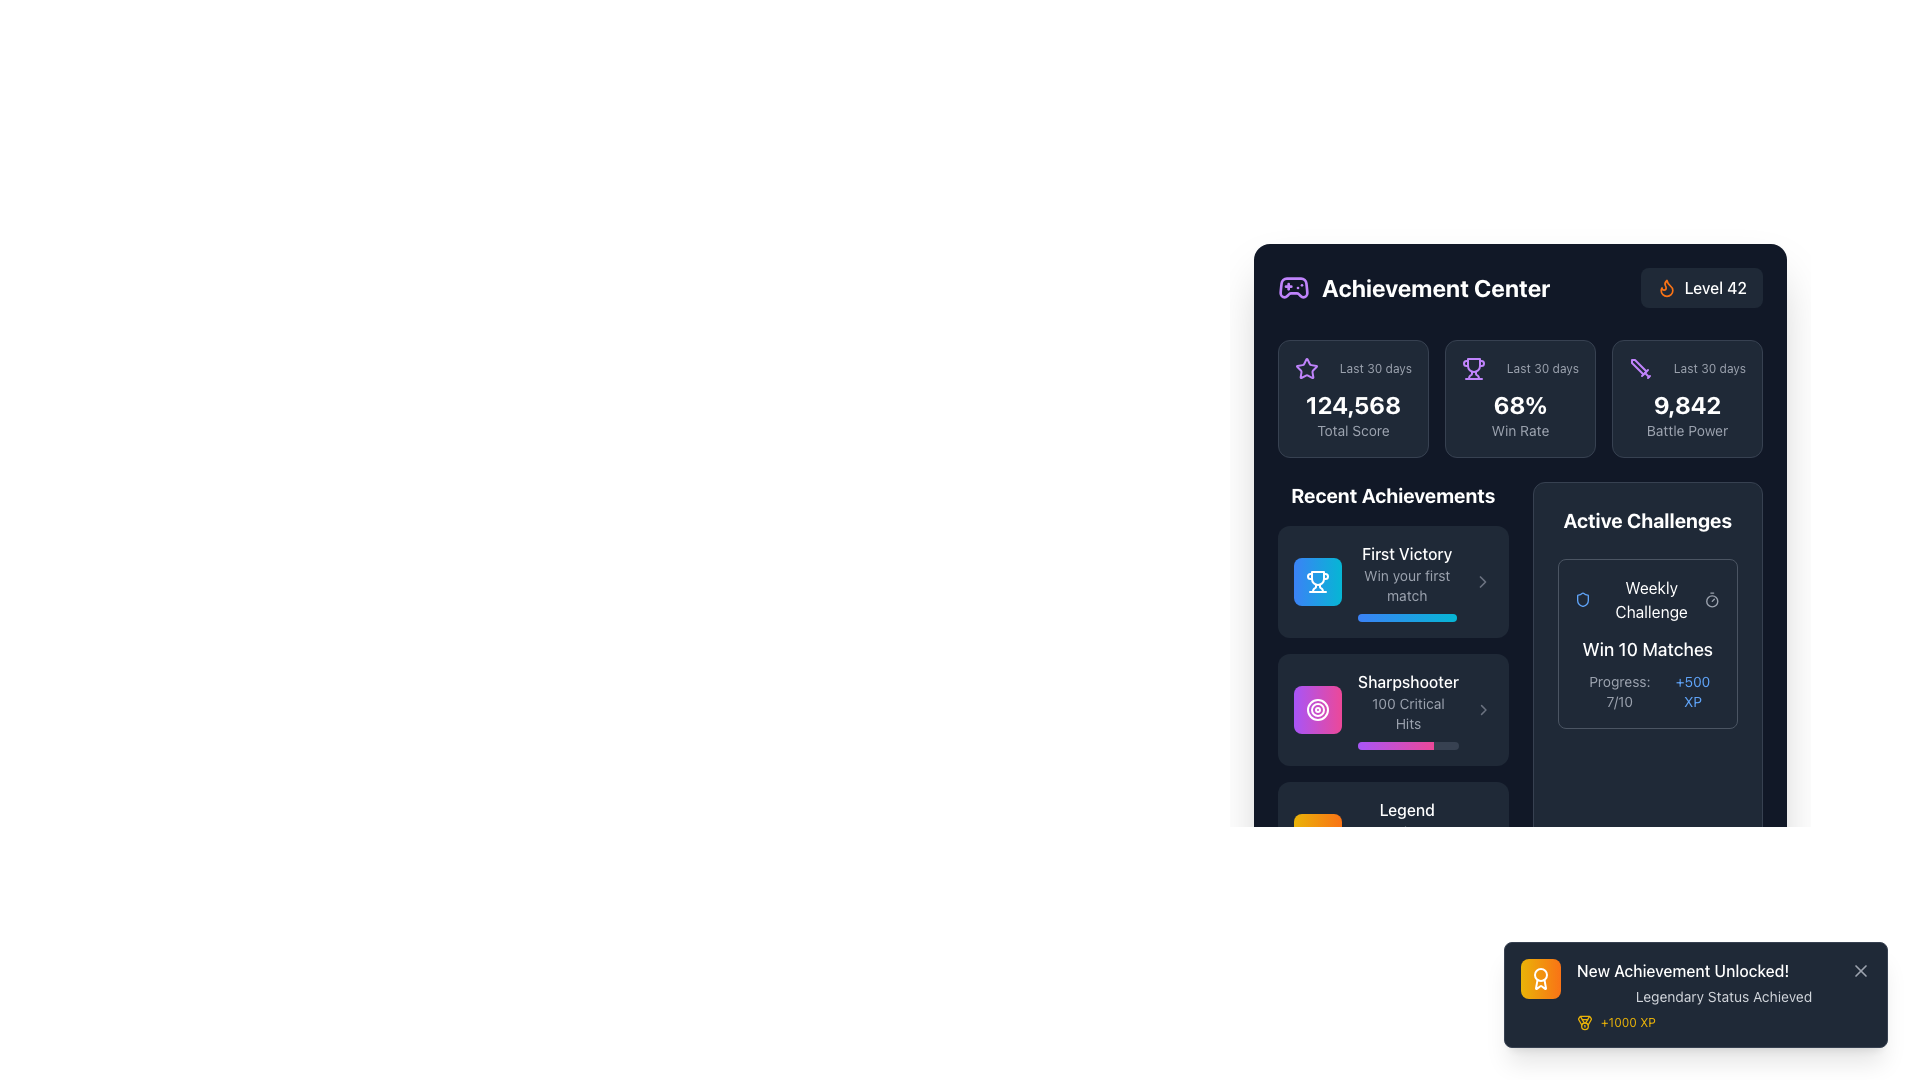  What do you see at coordinates (1686, 430) in the screenshot?
I see `the Text Label that describes the 'Battle Power' value of '9,842', located below the statistic in the rightmost section under the 'Achievement Center' header` at bounding box center [1686, 430].